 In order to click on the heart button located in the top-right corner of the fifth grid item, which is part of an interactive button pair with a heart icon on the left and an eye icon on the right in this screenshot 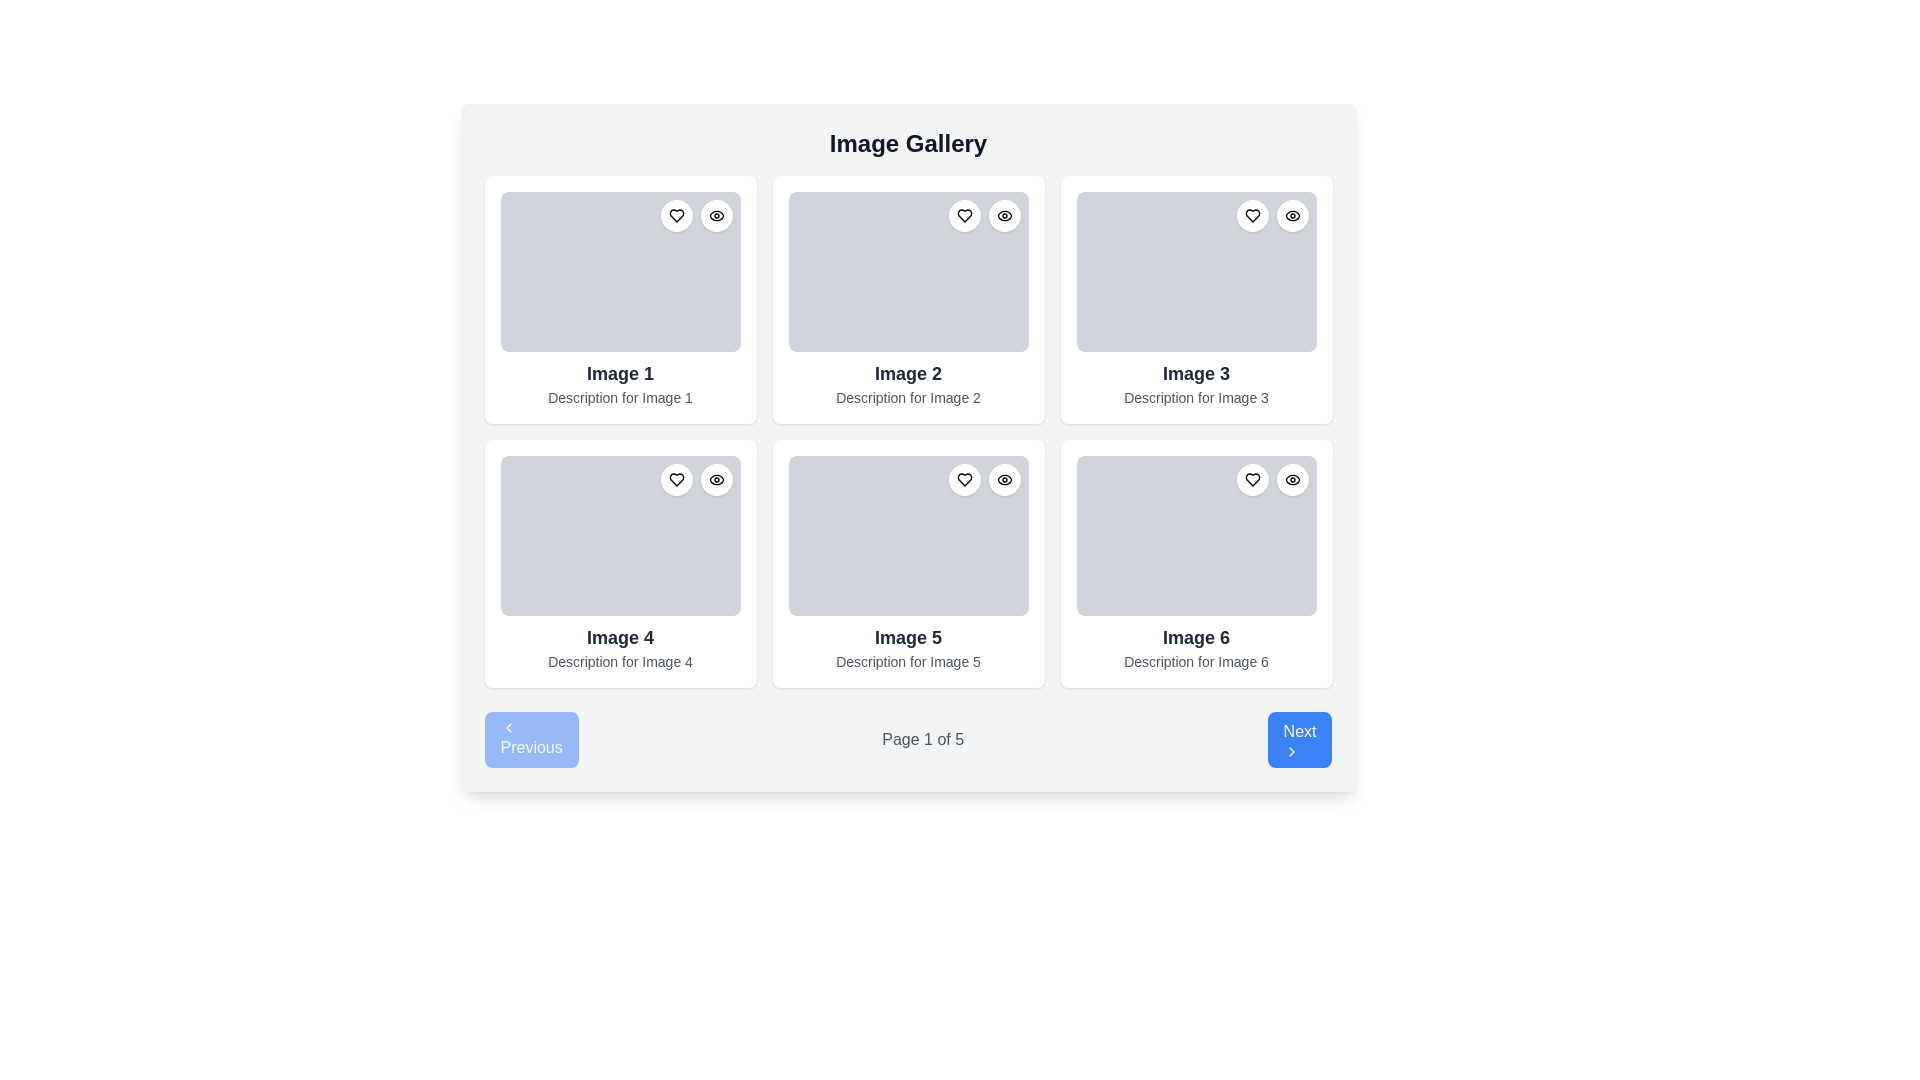, I will do `click(984, 479)`.